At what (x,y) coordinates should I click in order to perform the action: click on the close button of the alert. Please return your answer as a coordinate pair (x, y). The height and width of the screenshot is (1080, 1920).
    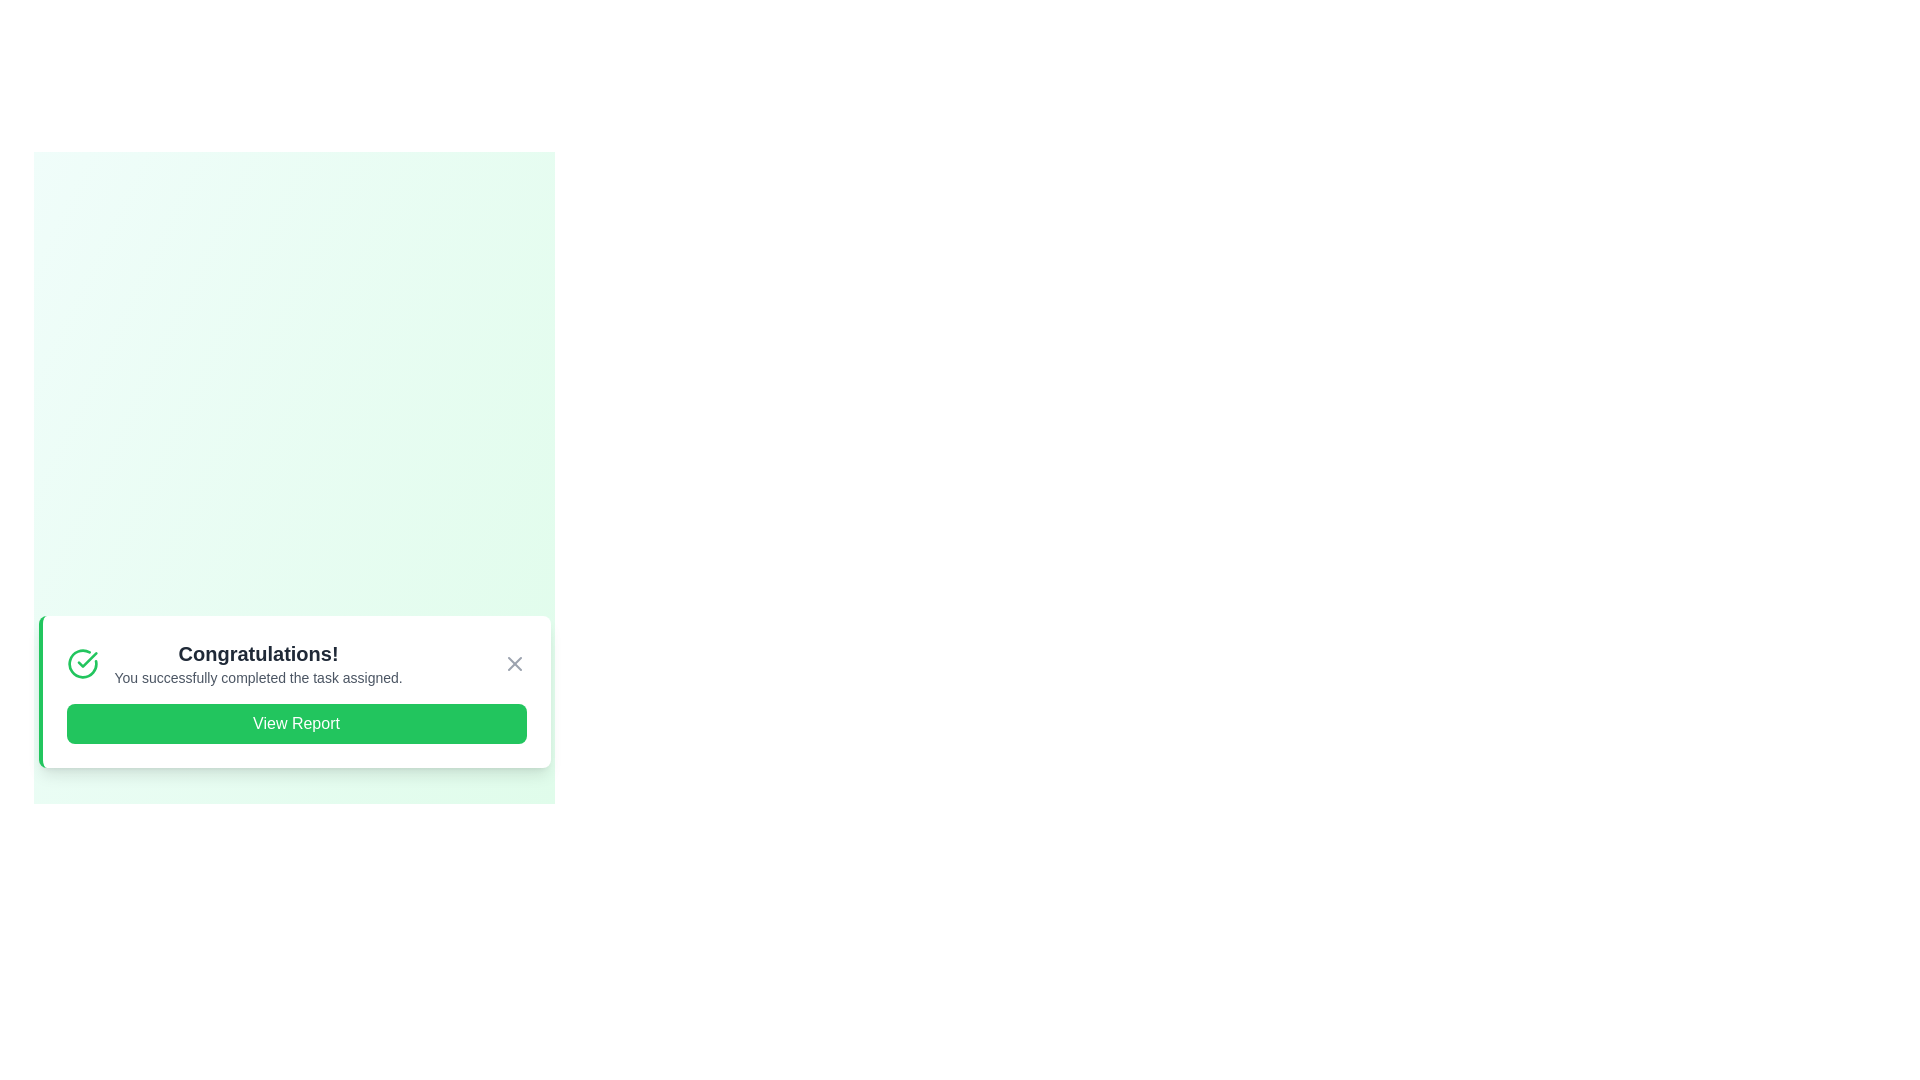
    Looking at the image, I should click on (514, 663).